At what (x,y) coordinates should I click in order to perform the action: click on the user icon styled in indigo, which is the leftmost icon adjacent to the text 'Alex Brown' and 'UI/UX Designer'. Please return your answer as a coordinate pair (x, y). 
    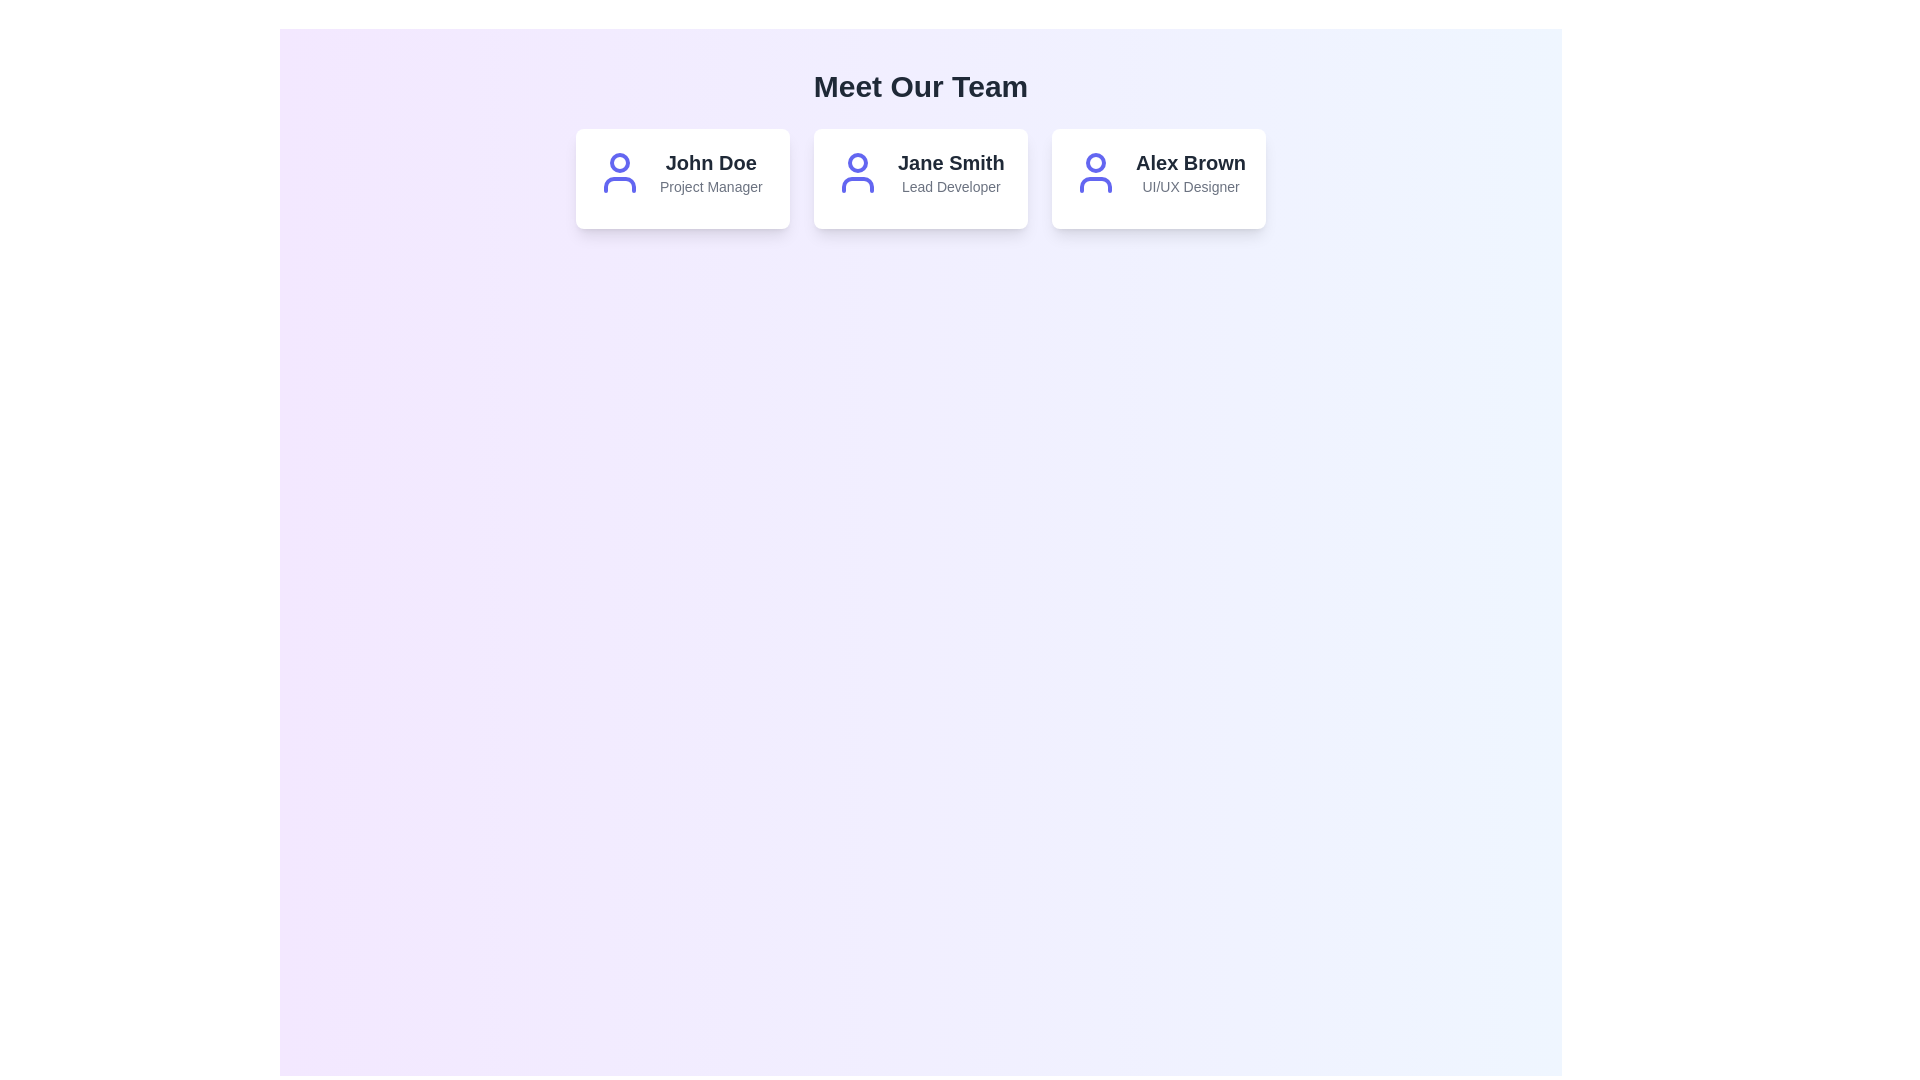
    Looking at the image, I should click on (1094, 172).